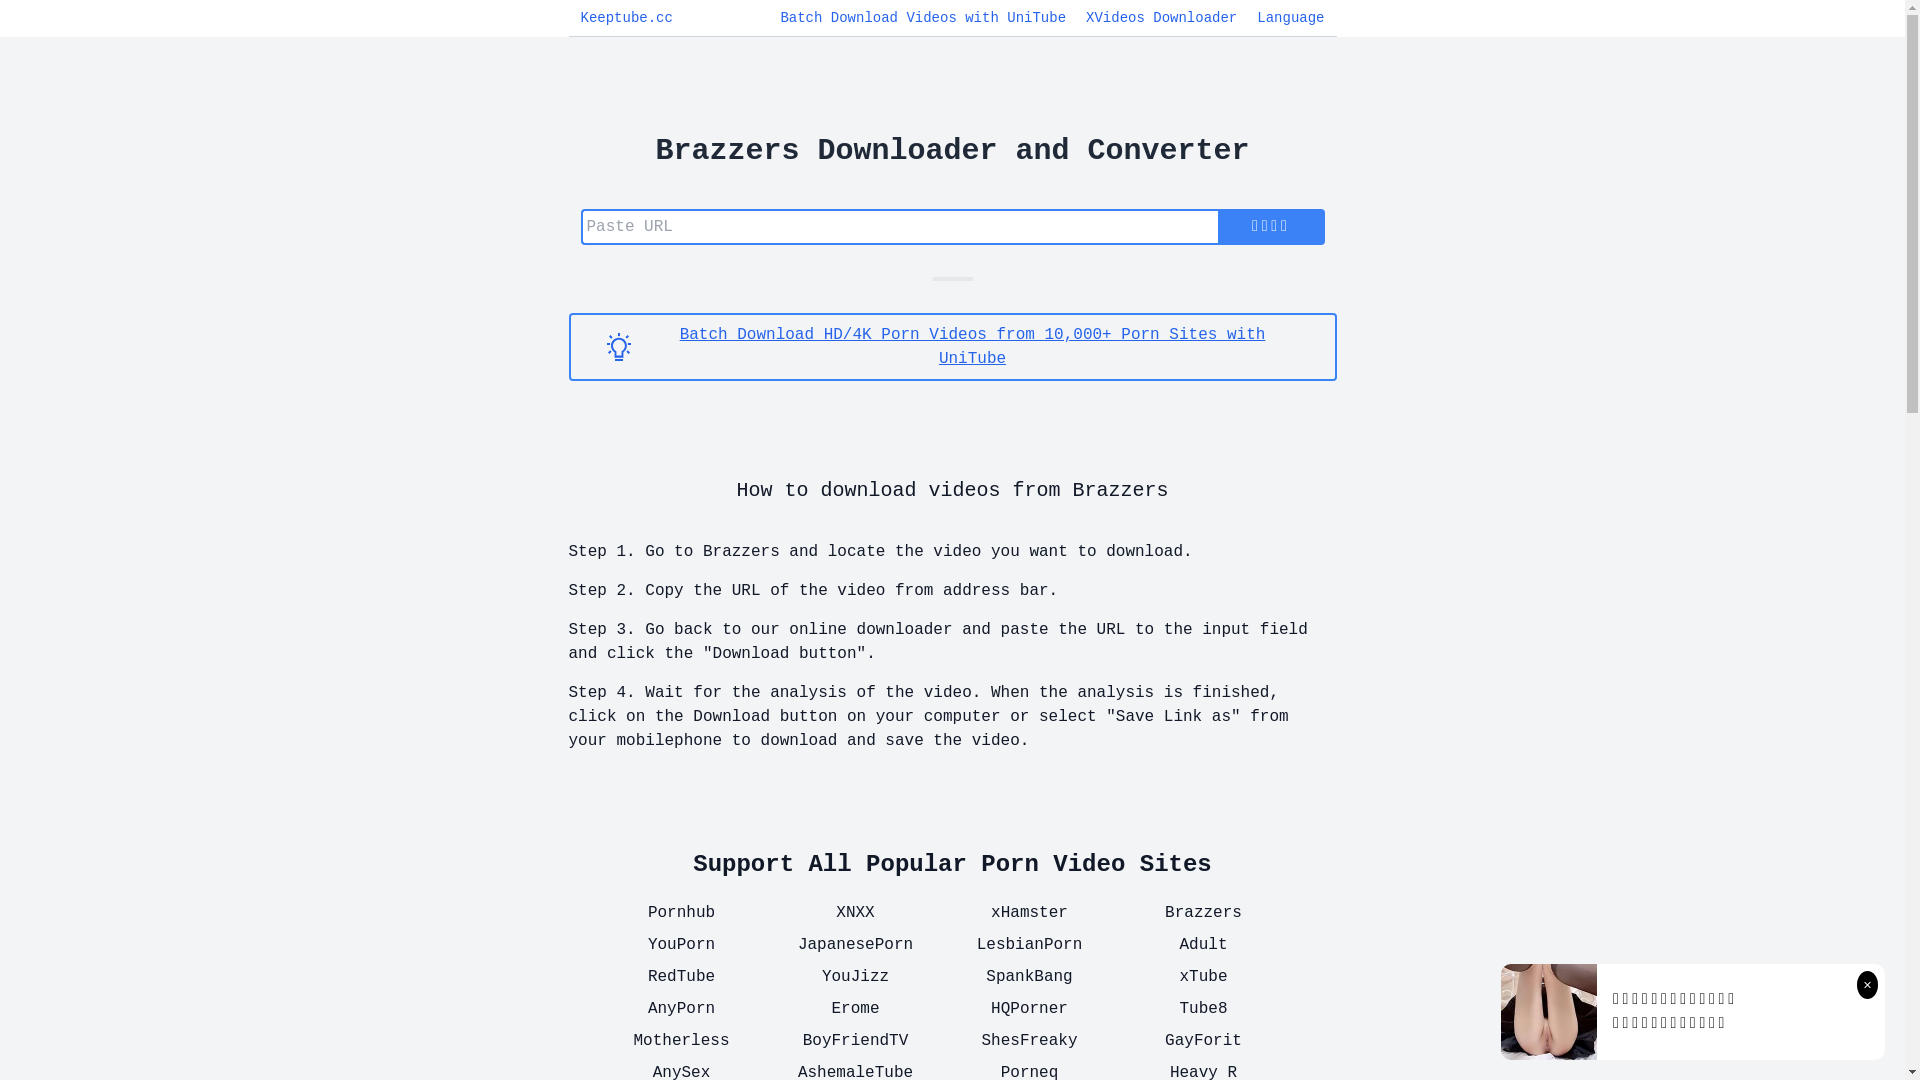 The height and width of the screenshot is (1080, 1920). I want to click on 'Motherless', so click(607, 1040).